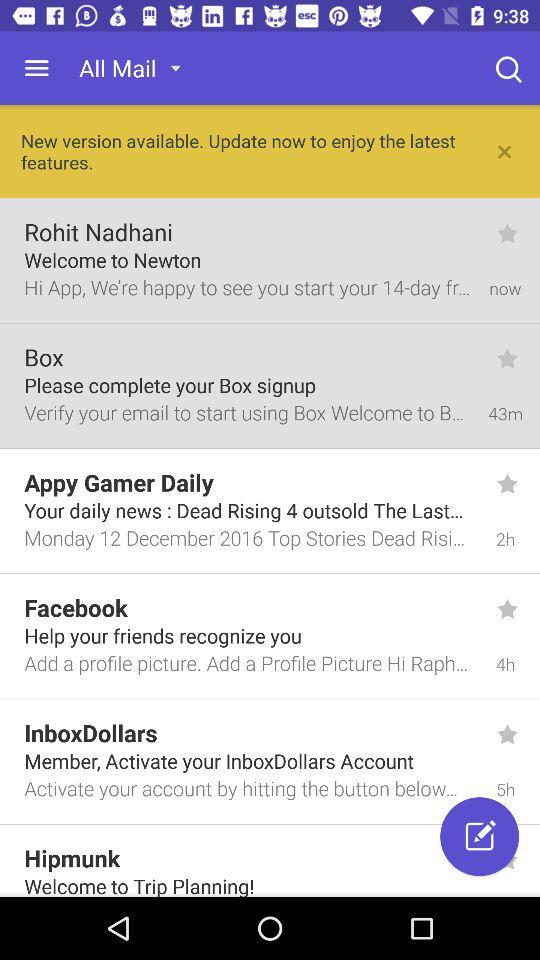 This screenshot has height=960, width=540. Describe the element at coordinates (504, 150) in the screenshot. I see `close` at that location.